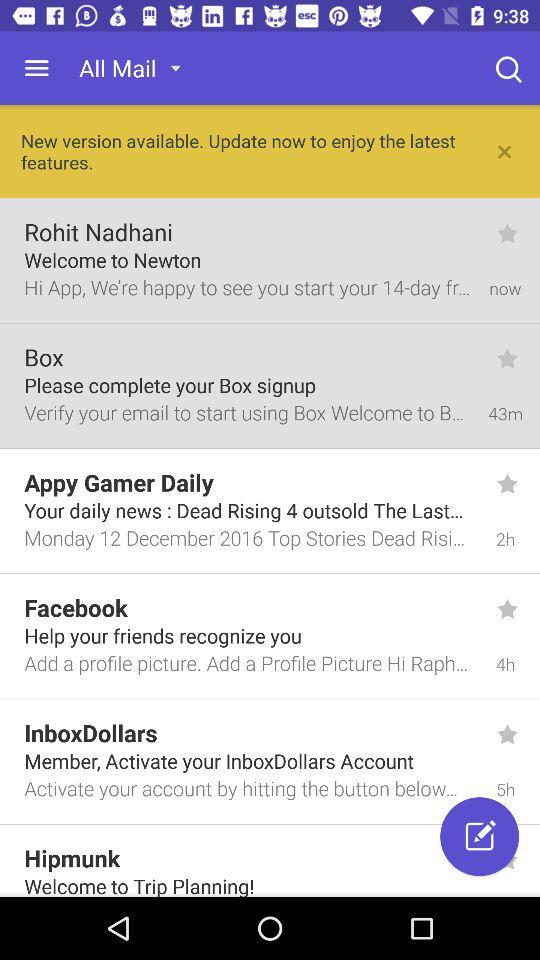 This screenshot has height=960, width=540. Describe the element at coordinates (504, 150) in the screenshot. I see `close` at that location.